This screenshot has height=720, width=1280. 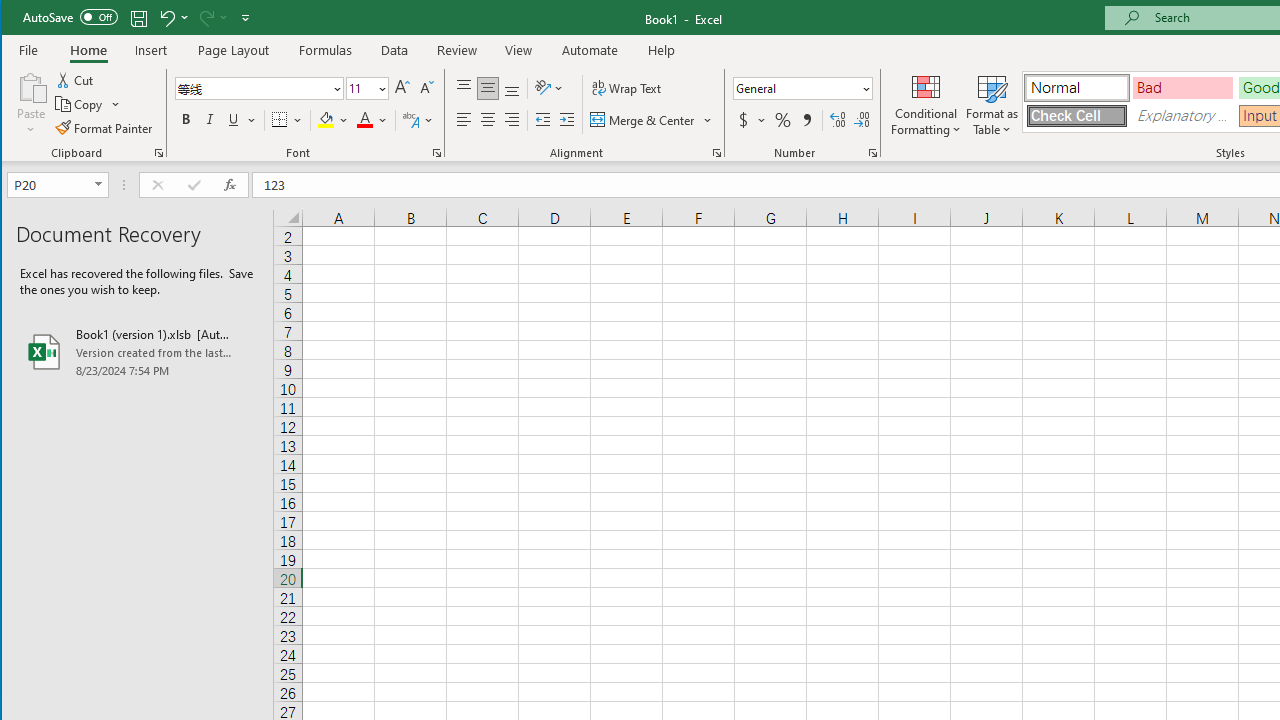 What do you see at coordinates (333, 120) in the screenshot?
I see `'Fill Color'` at bounding box center [333, 120].